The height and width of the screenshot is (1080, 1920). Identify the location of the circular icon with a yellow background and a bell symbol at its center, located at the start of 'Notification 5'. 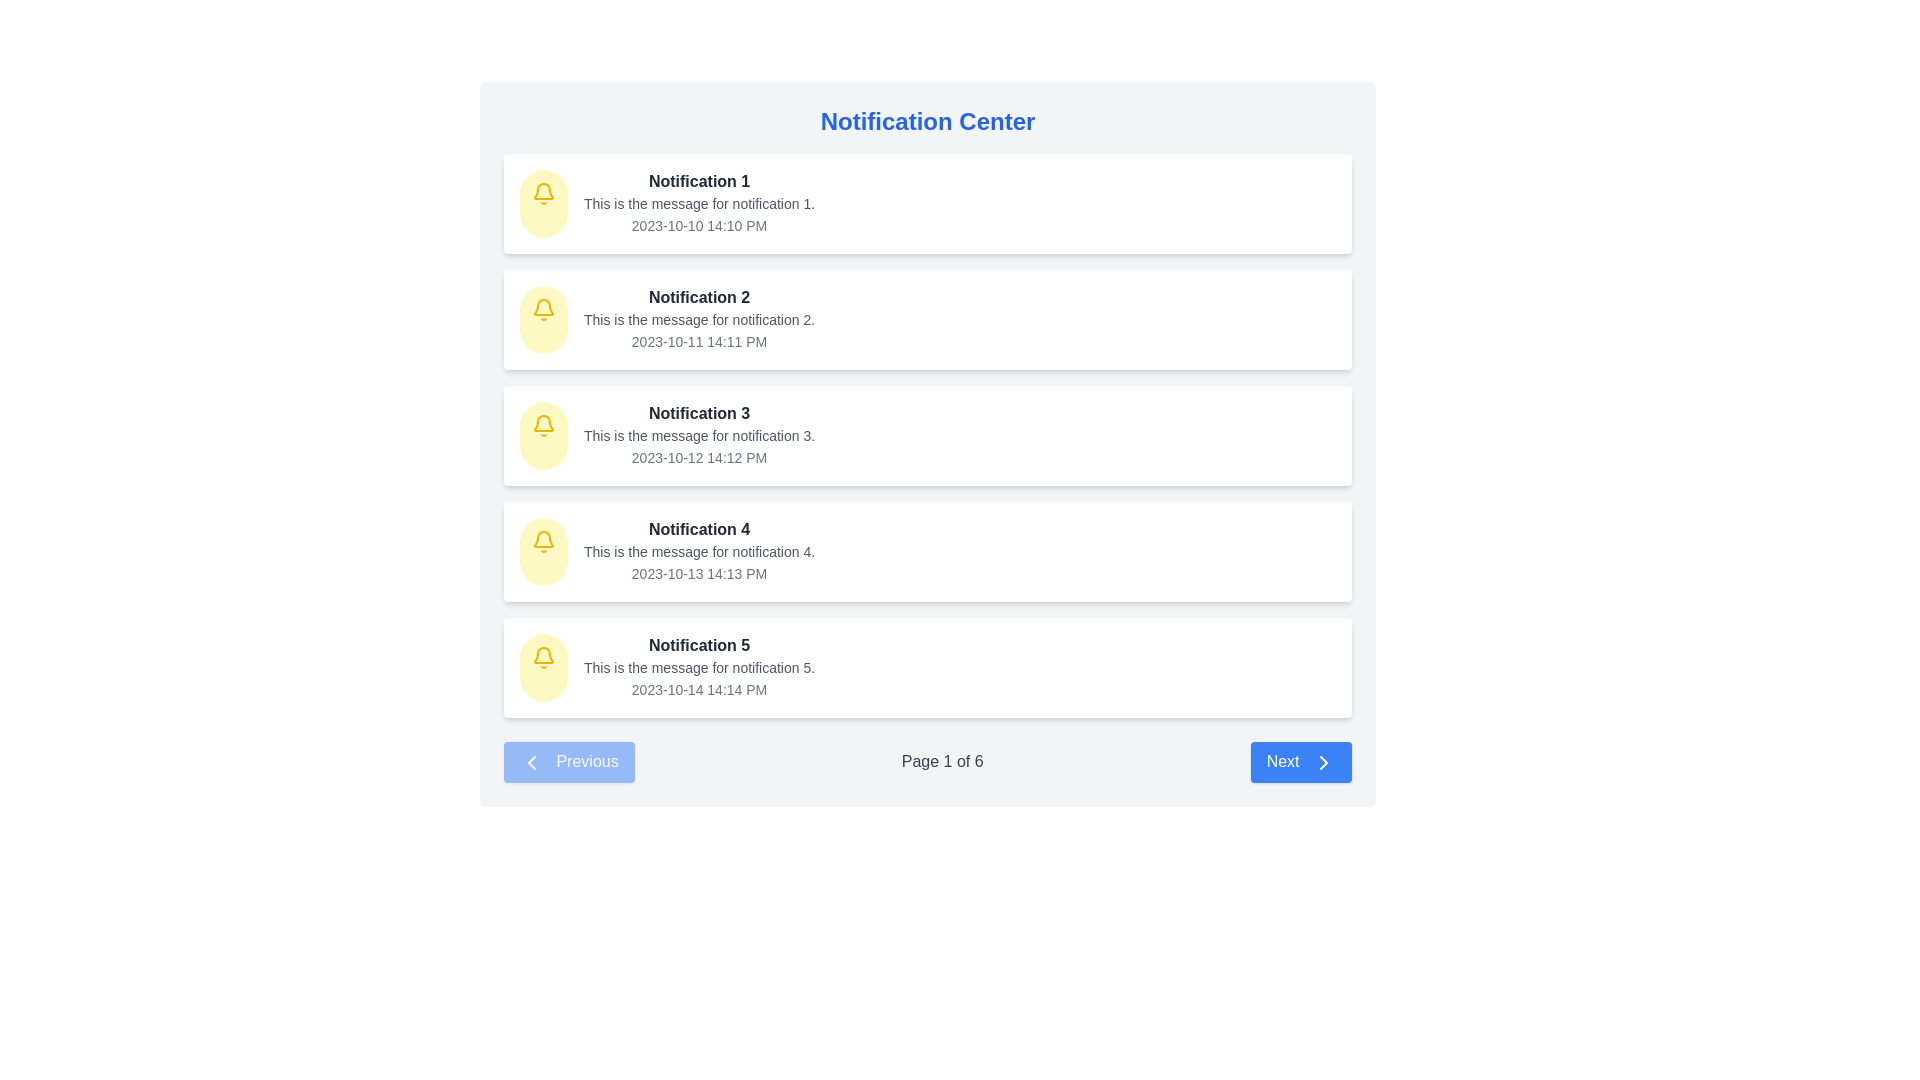
(543, 667).